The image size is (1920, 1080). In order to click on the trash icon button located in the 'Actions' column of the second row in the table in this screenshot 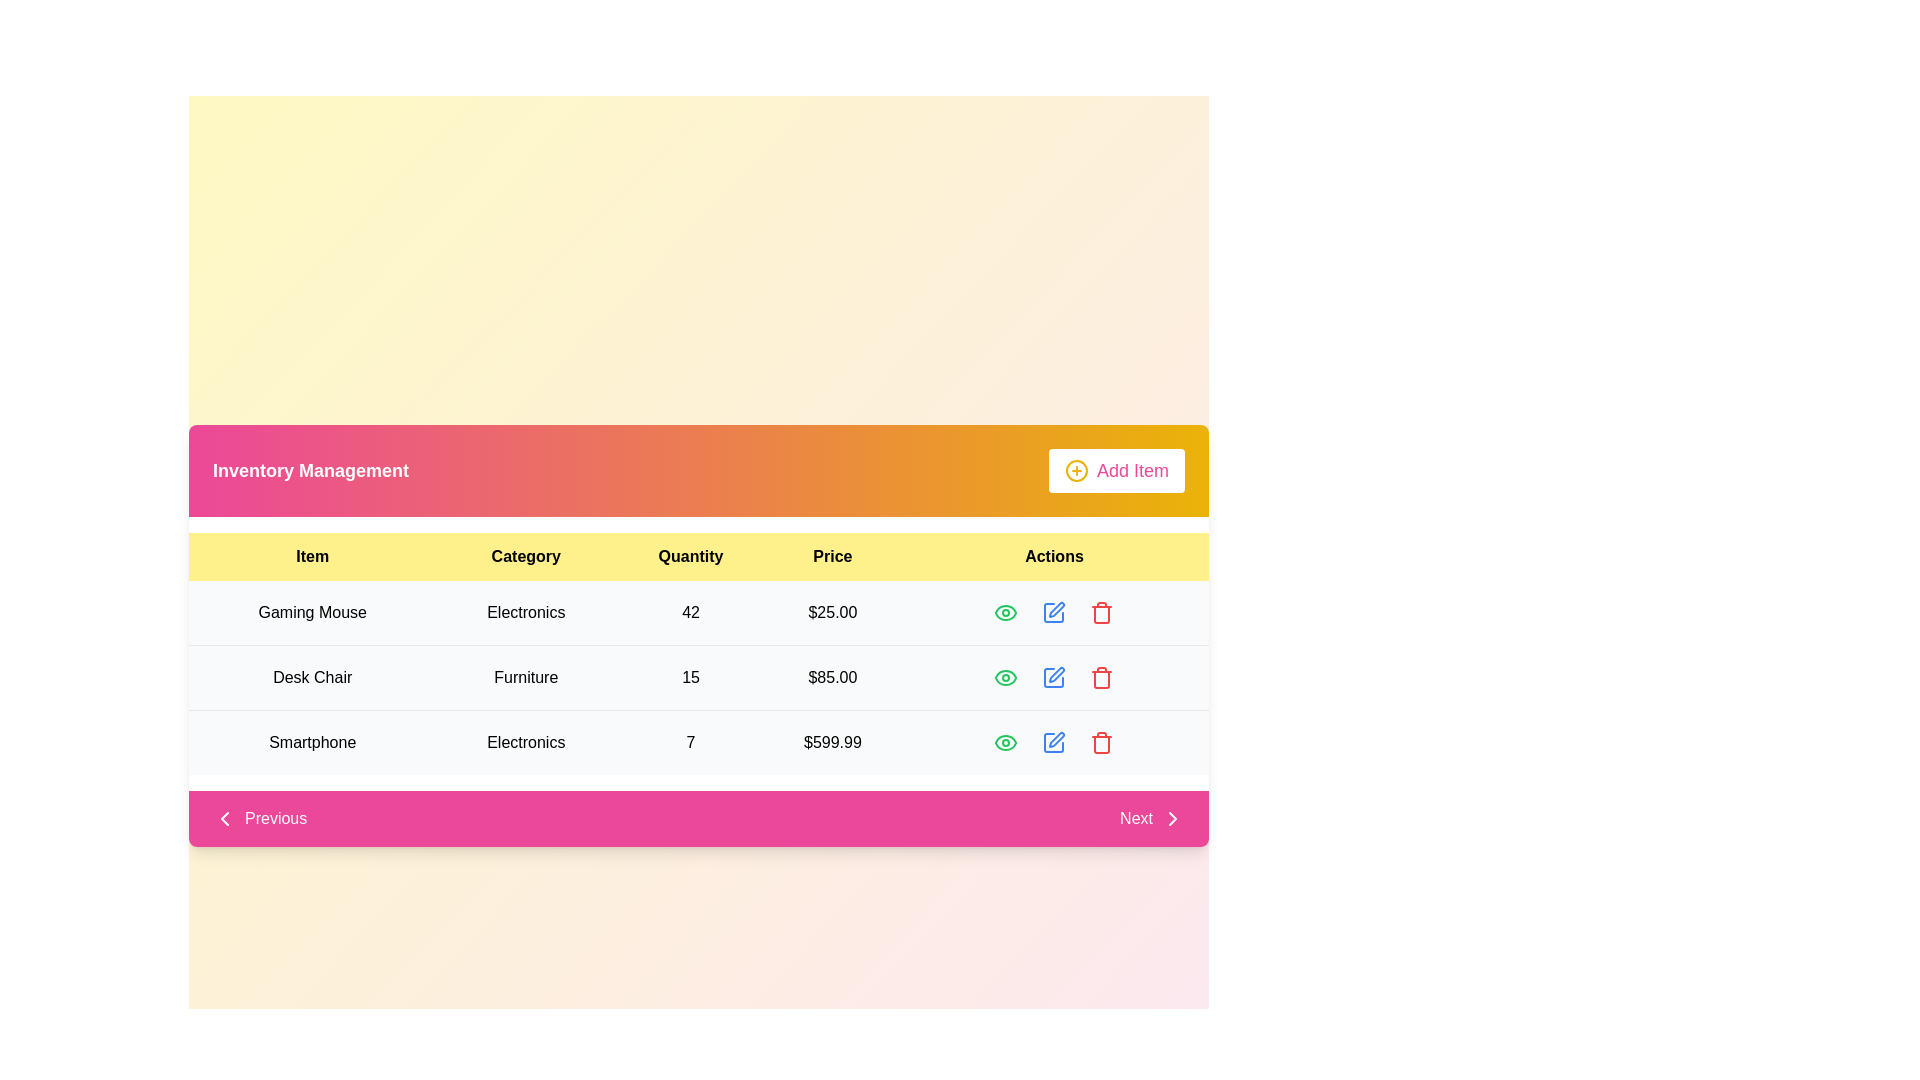, I will do `click(1101, 677)`.